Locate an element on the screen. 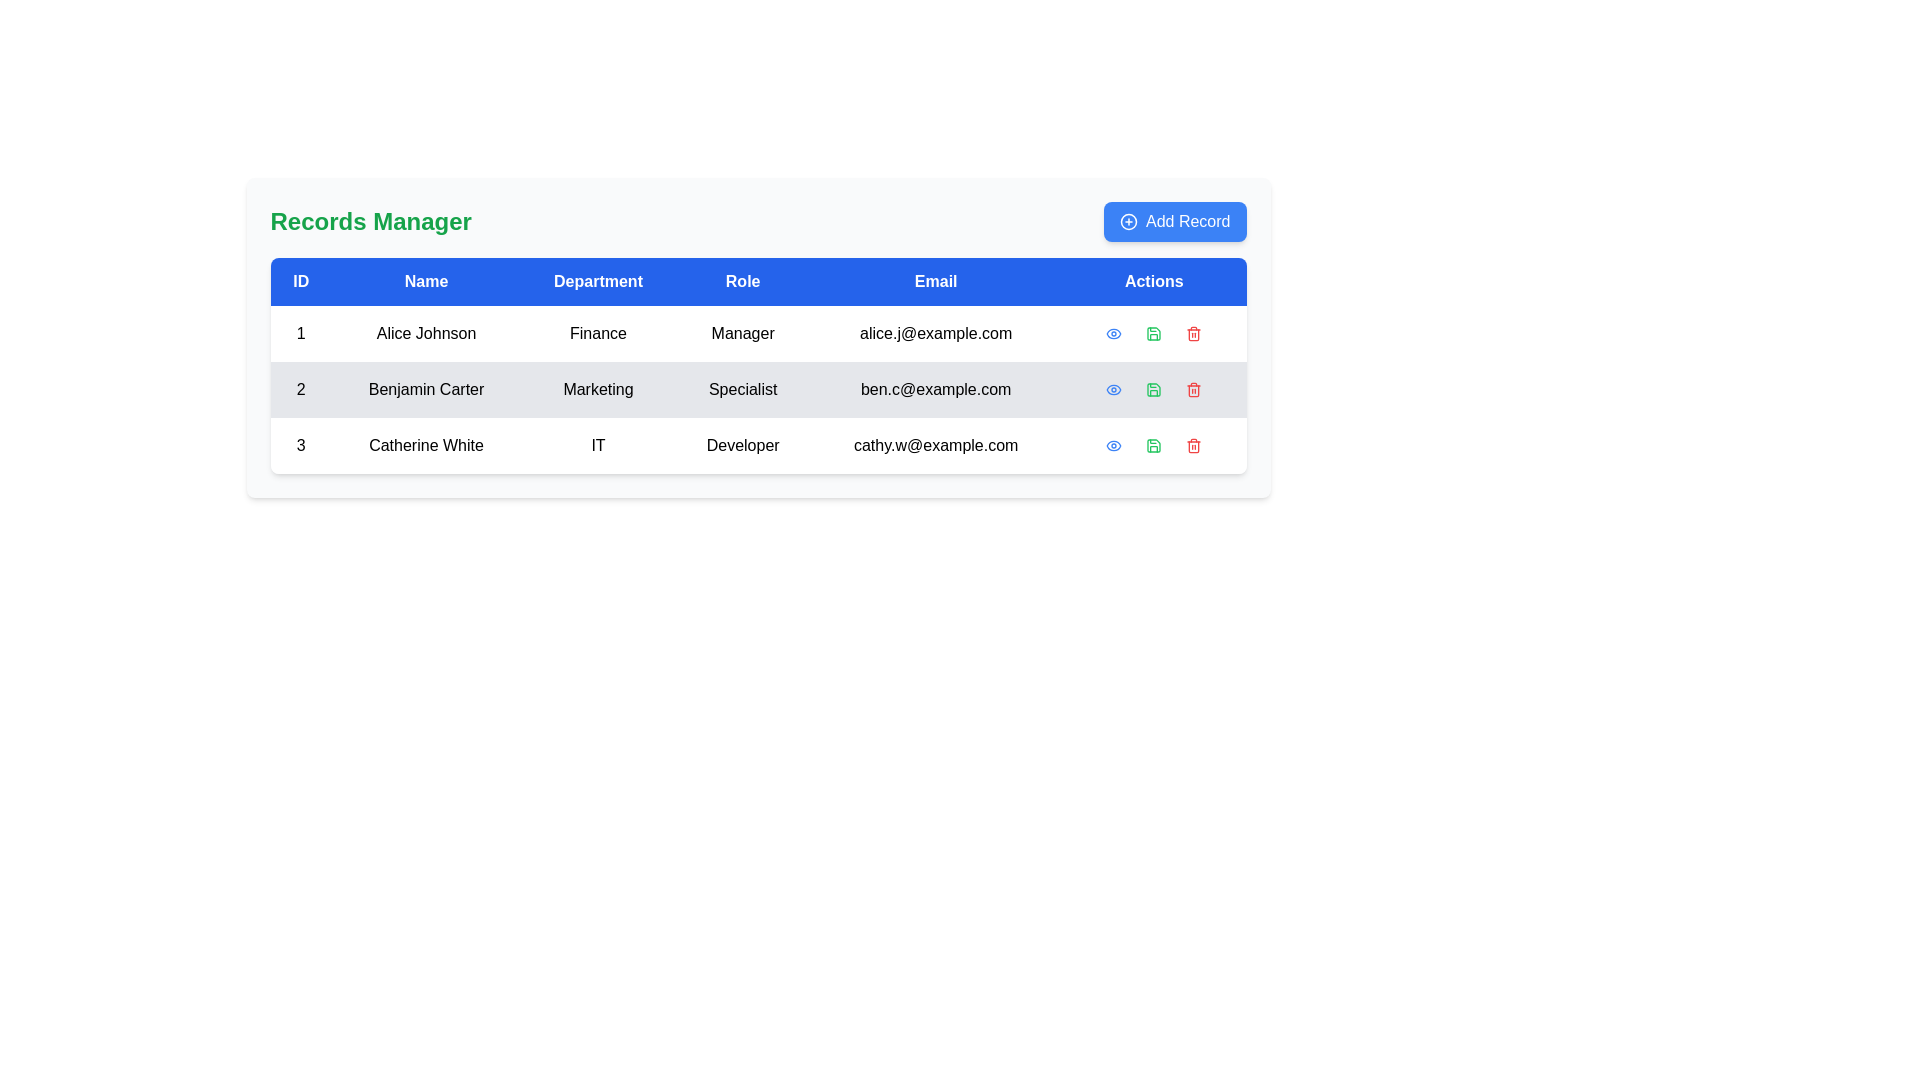 The width and height of the screenshot is (1920, 1080). the button located in the 'Actions' column of the first row of the table, positioned between the blue eye icon button and the red trash button is located at coordinates (1154, 333).